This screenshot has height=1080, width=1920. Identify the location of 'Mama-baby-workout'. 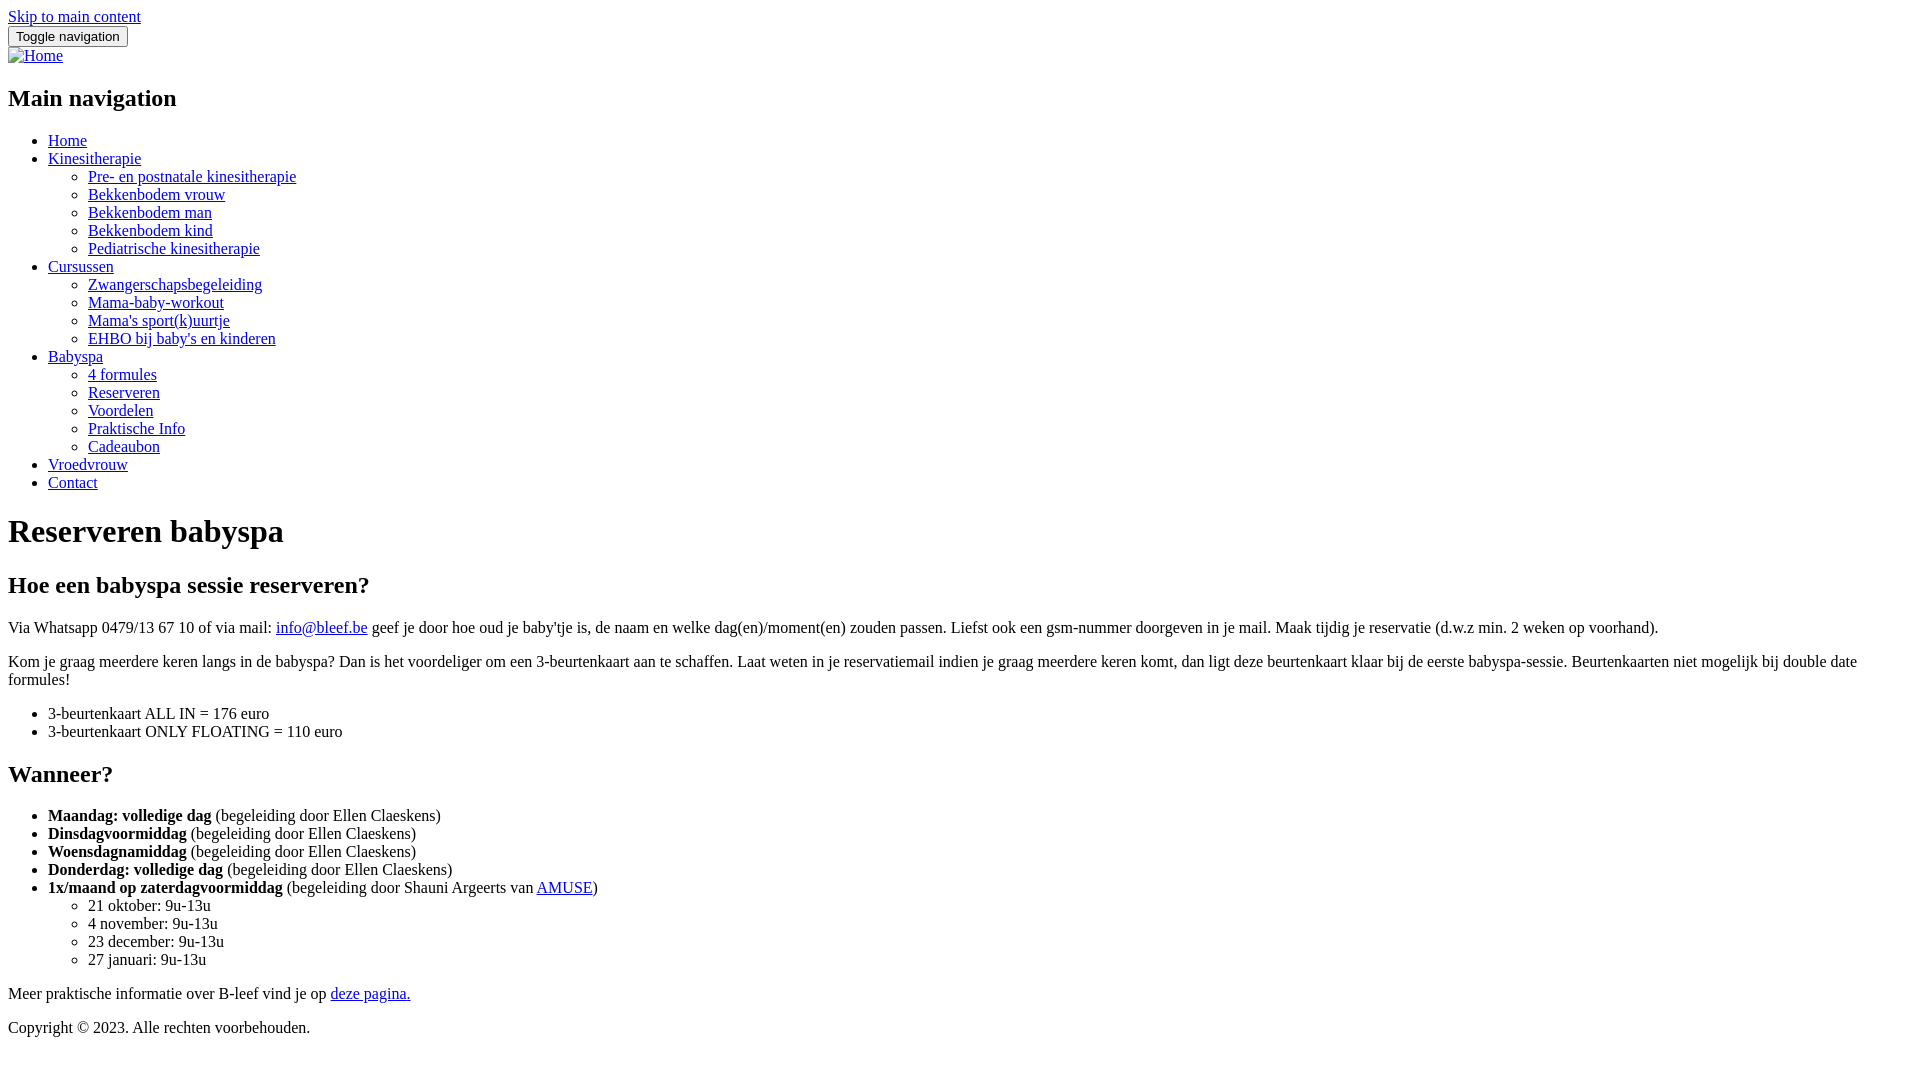
(155, 302).